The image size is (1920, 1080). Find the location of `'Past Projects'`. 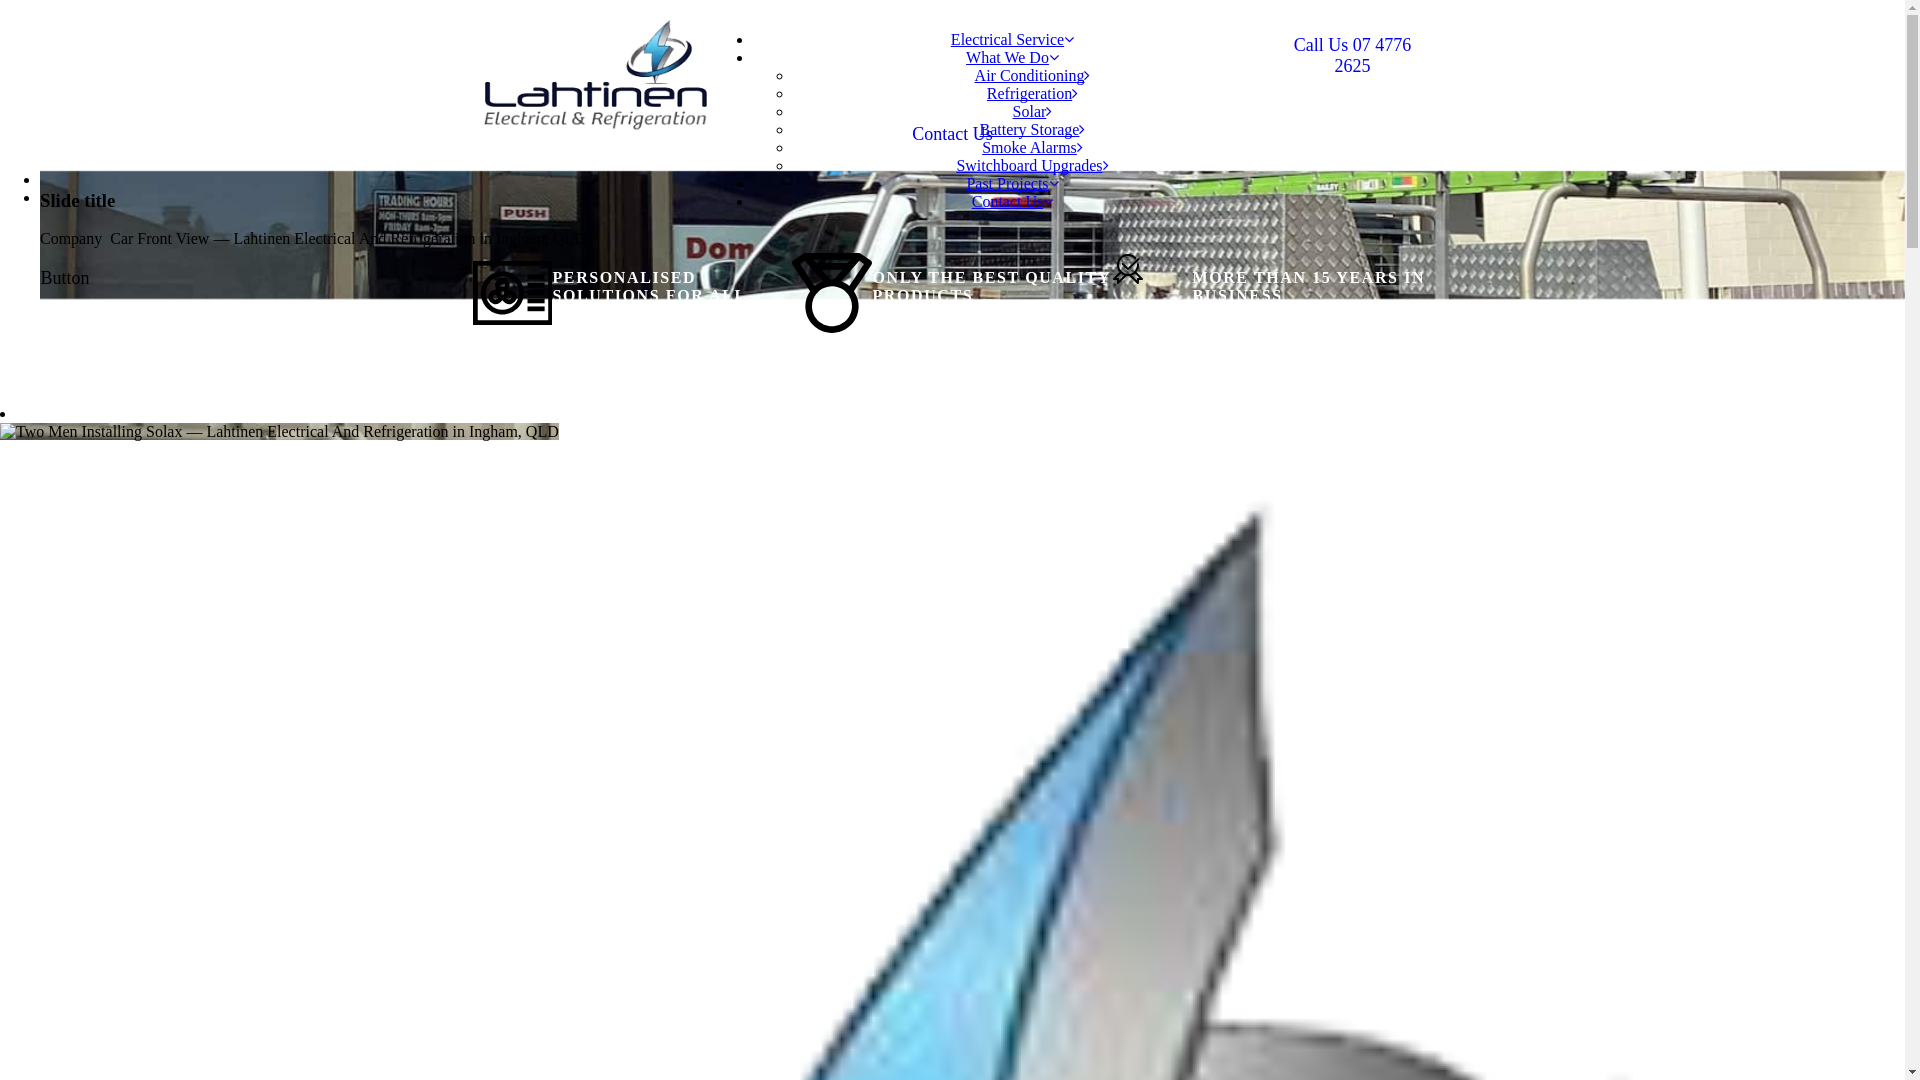

'Past Projects' is located at coordinates (1012, 183).